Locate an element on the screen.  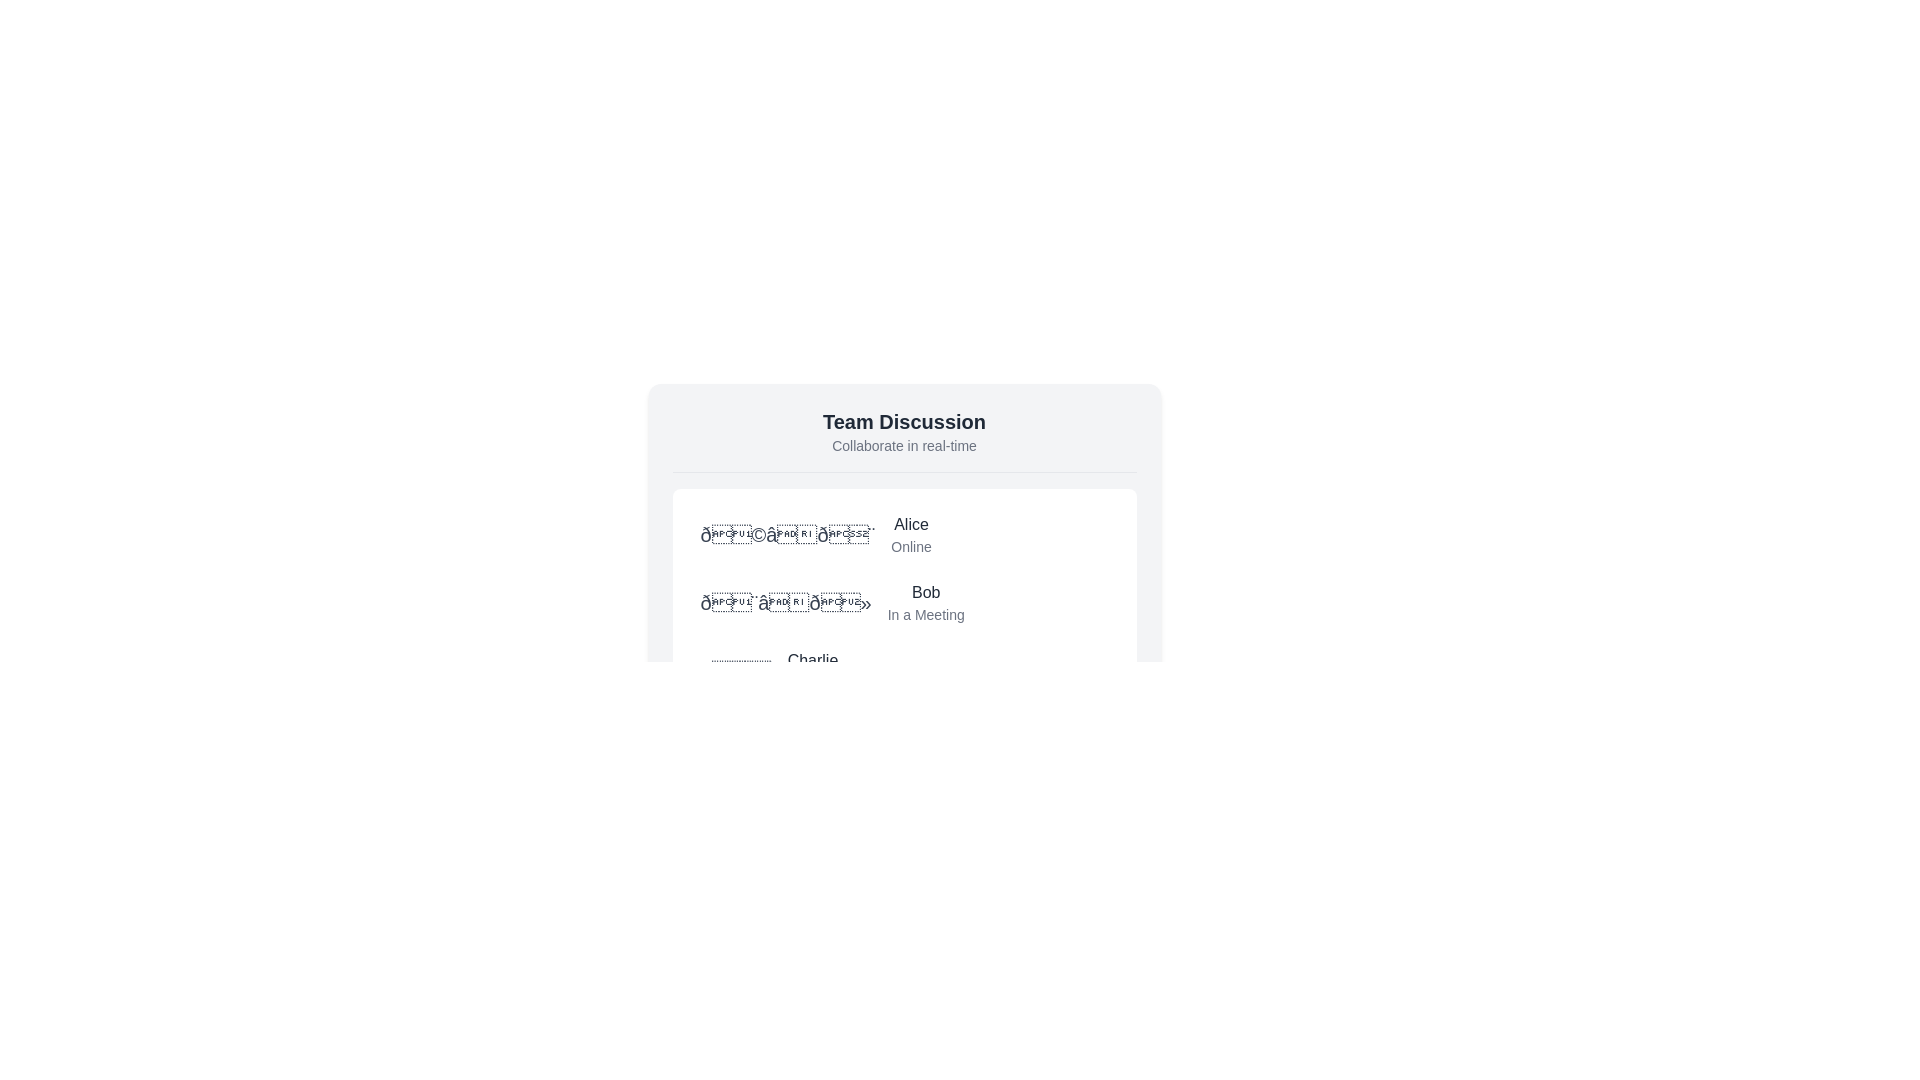
the text label displaying 'Alice' in bold dark gray font, located in the user list section under 'Team Discussion' is located at coordinates (910, 523).